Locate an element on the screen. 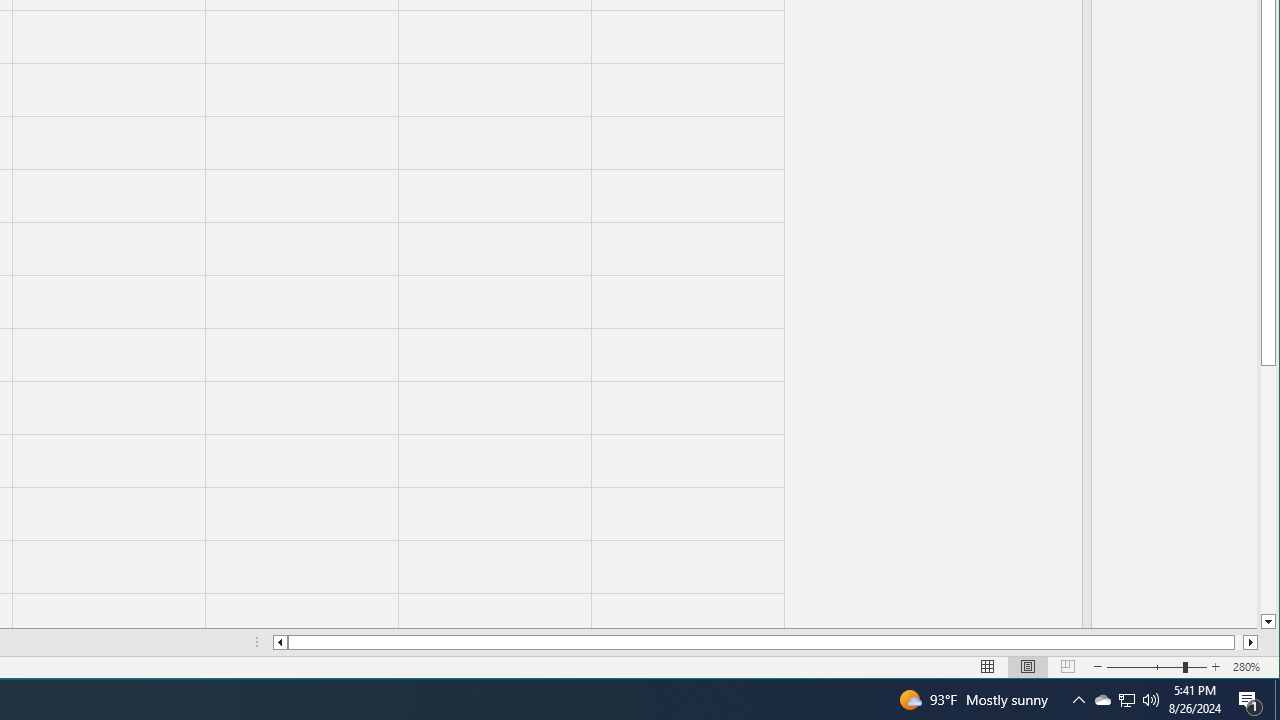 The image size is (1280, 720). 'User Promoted Notification Area' is located at coordinates (1127, 698).